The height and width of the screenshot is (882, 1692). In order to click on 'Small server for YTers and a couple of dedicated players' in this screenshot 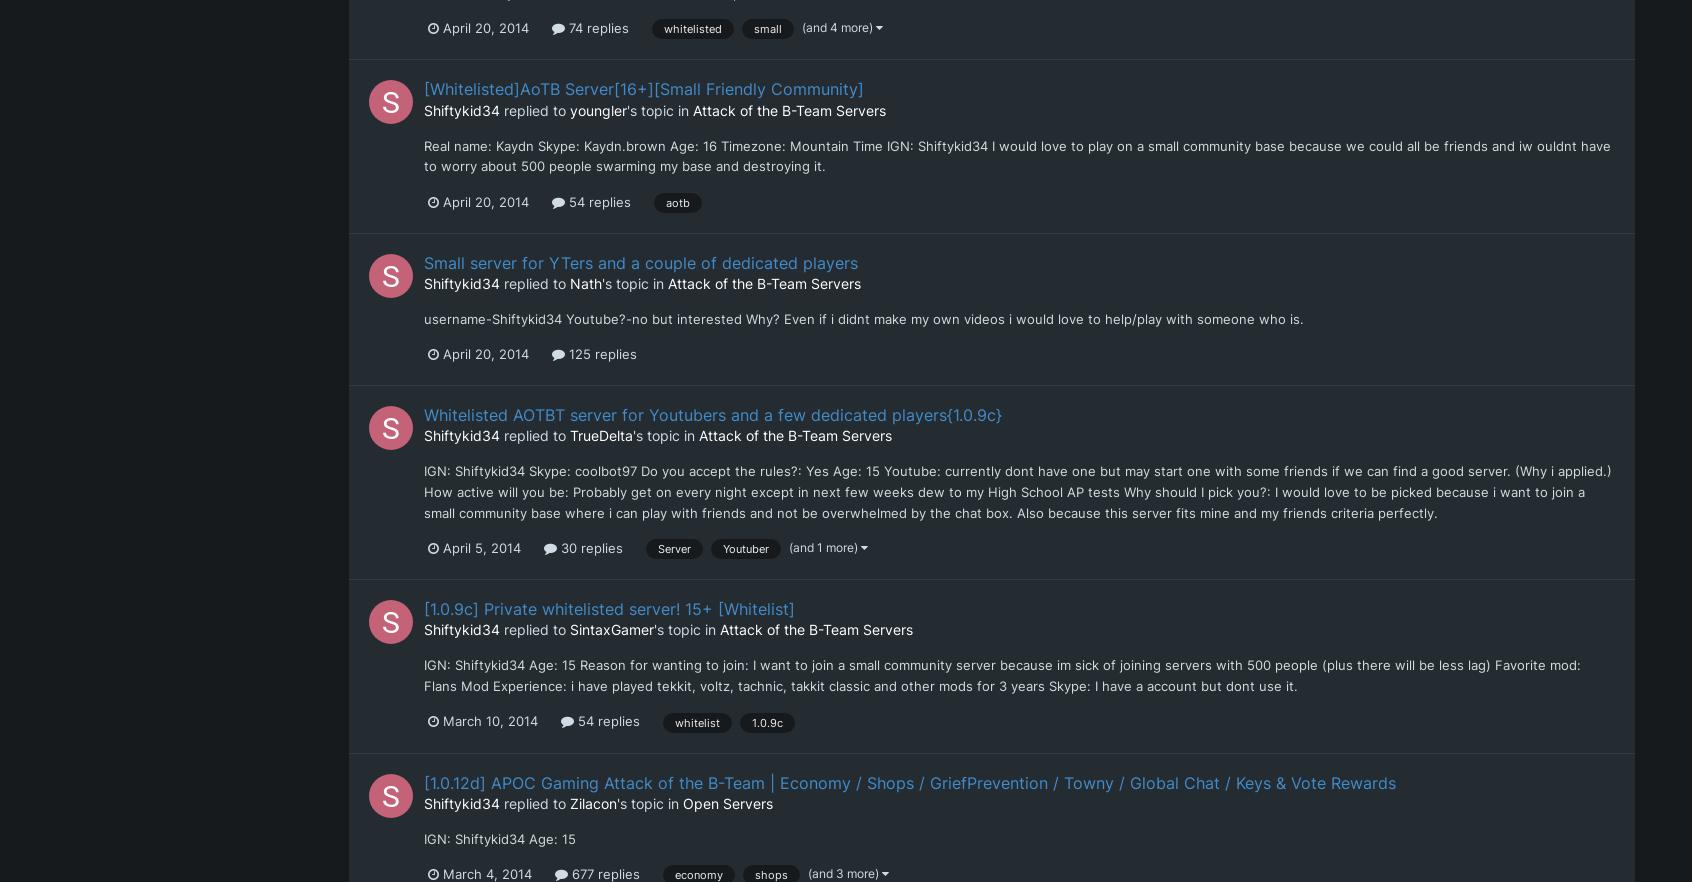, I will do `click(640, 262)`.